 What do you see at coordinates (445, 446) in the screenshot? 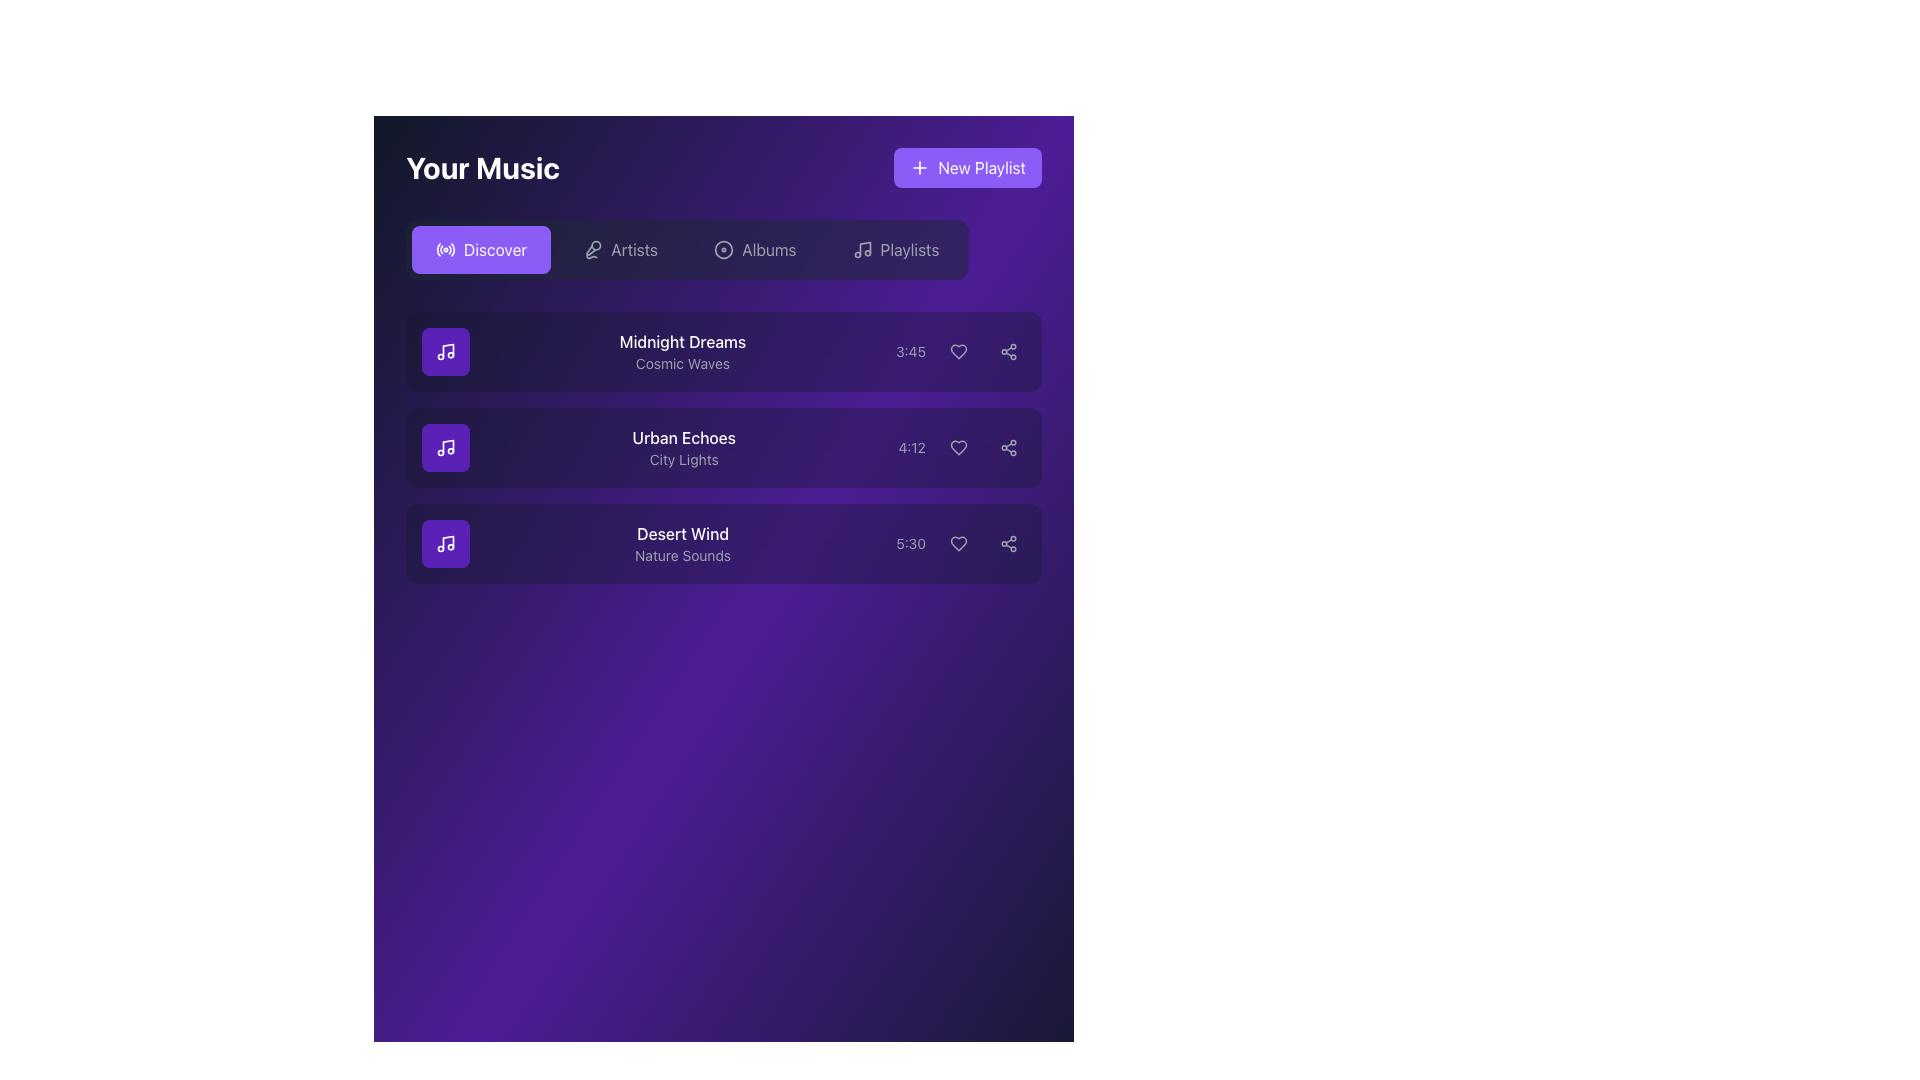
I see `the violet square-shaped icon with a white music note symbol, which is the second icon in the vertical list of music track items, located to the left of the text 'Urban Echoes' and 'City Lights'` at bounding box center [445, 446].